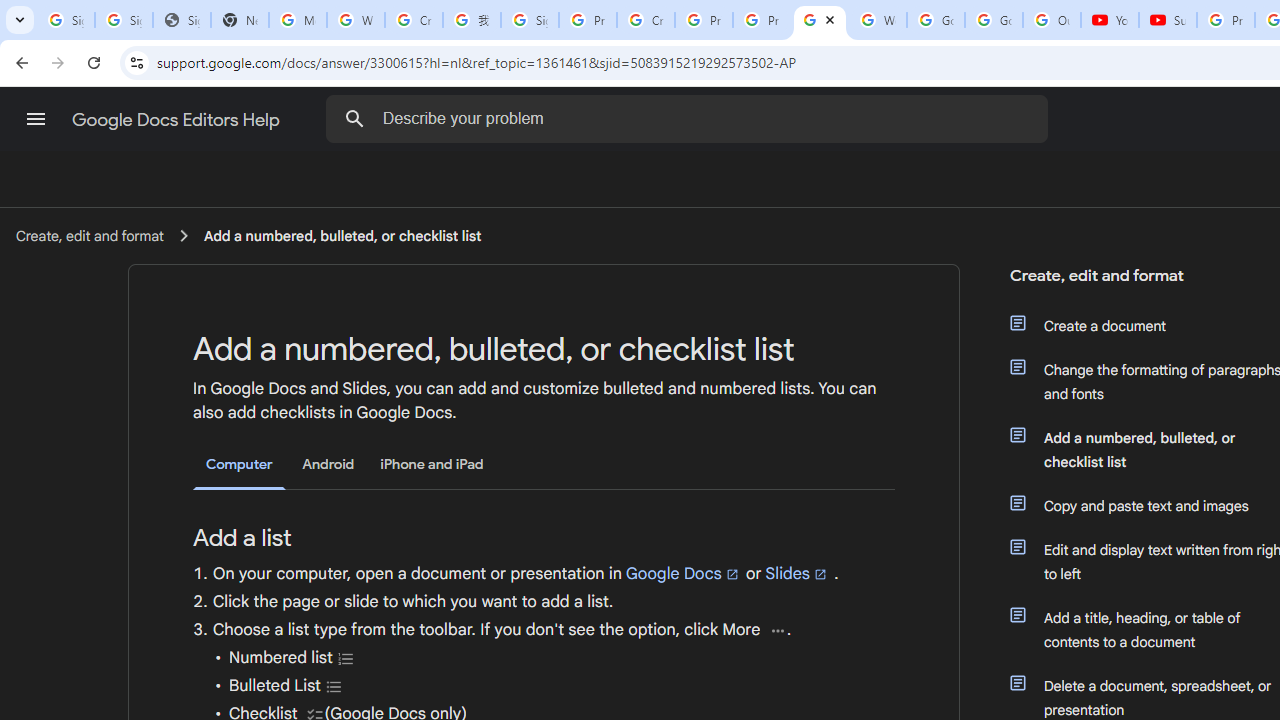 The height and width of the screenshot is (720, 1280). What do you see at coordinates (135, 61) in the screenshot?
I see `'View site information'` at bounding box center [135, 61].